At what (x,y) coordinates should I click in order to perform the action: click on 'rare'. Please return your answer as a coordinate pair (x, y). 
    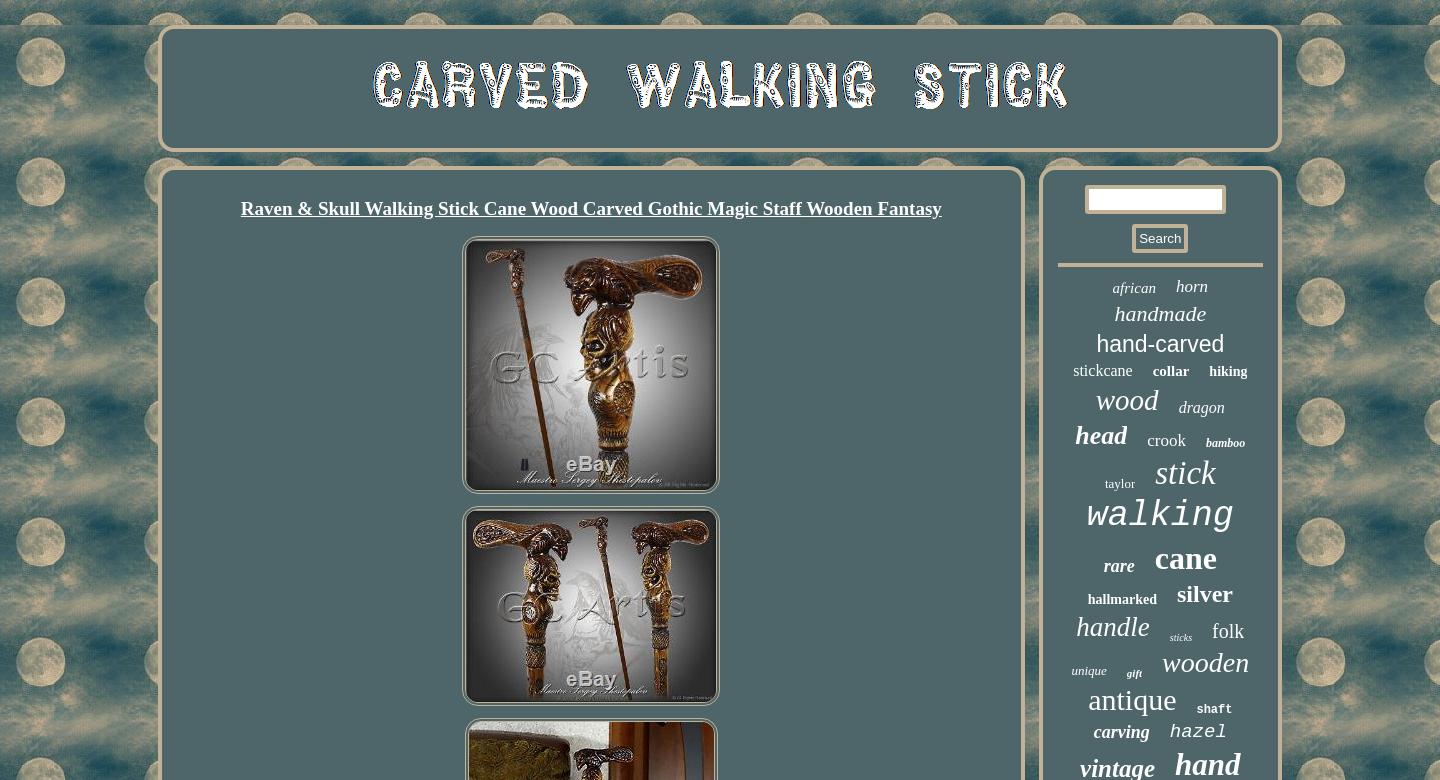
    Looking at the image, I should click on (1102, 564).